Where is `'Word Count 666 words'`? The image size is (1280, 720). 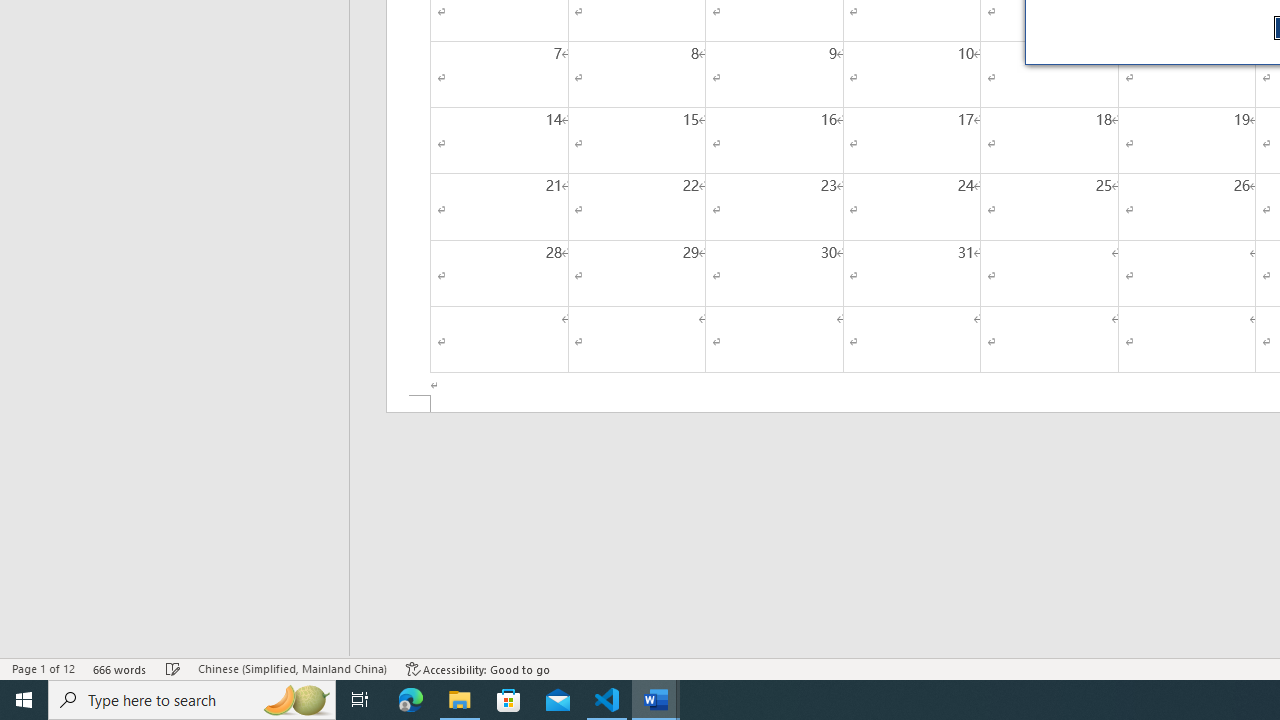 'Word Count 666 words' is located at coordinates (119, 669).